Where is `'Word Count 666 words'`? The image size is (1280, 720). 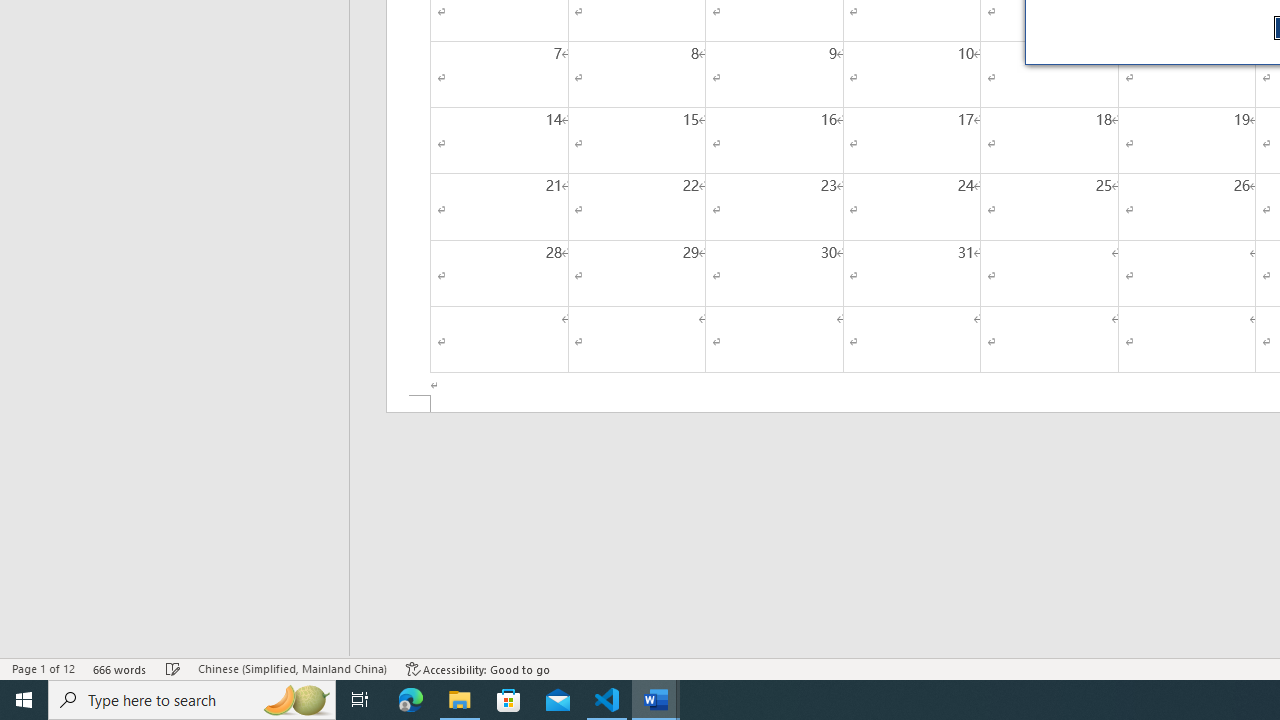 'Word Count 666 words' is located at coordinates (119, 669).